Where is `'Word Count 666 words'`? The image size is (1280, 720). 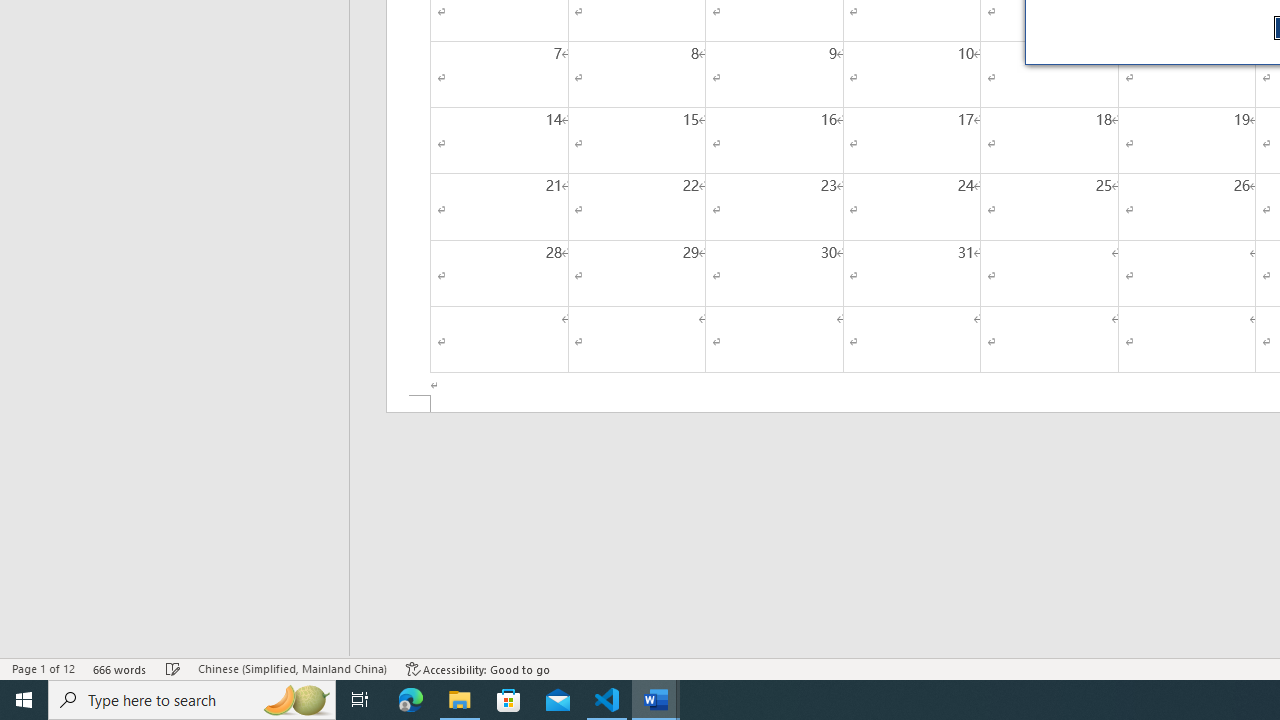 'Word Count 666 words' is located at coordinates (119, 669).